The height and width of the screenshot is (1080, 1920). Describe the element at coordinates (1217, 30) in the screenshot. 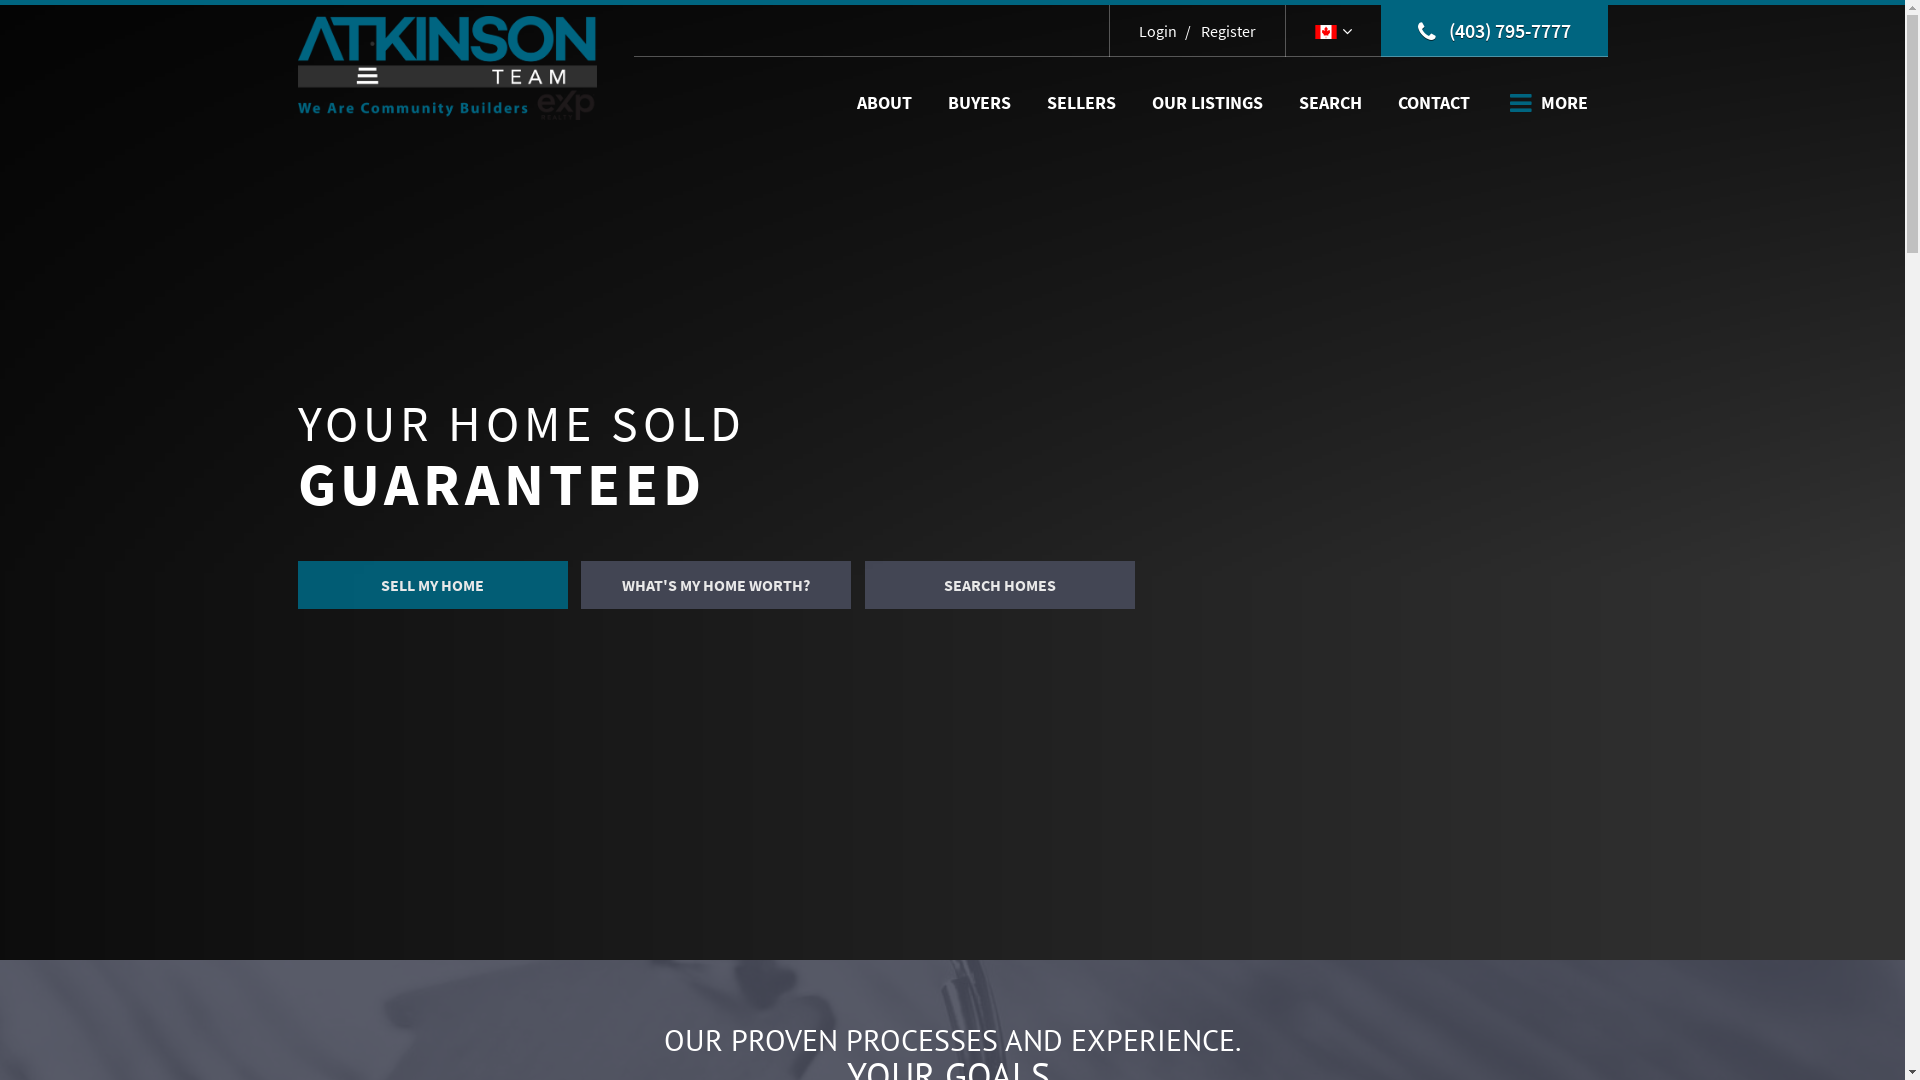

I see `'Register'` at that location.